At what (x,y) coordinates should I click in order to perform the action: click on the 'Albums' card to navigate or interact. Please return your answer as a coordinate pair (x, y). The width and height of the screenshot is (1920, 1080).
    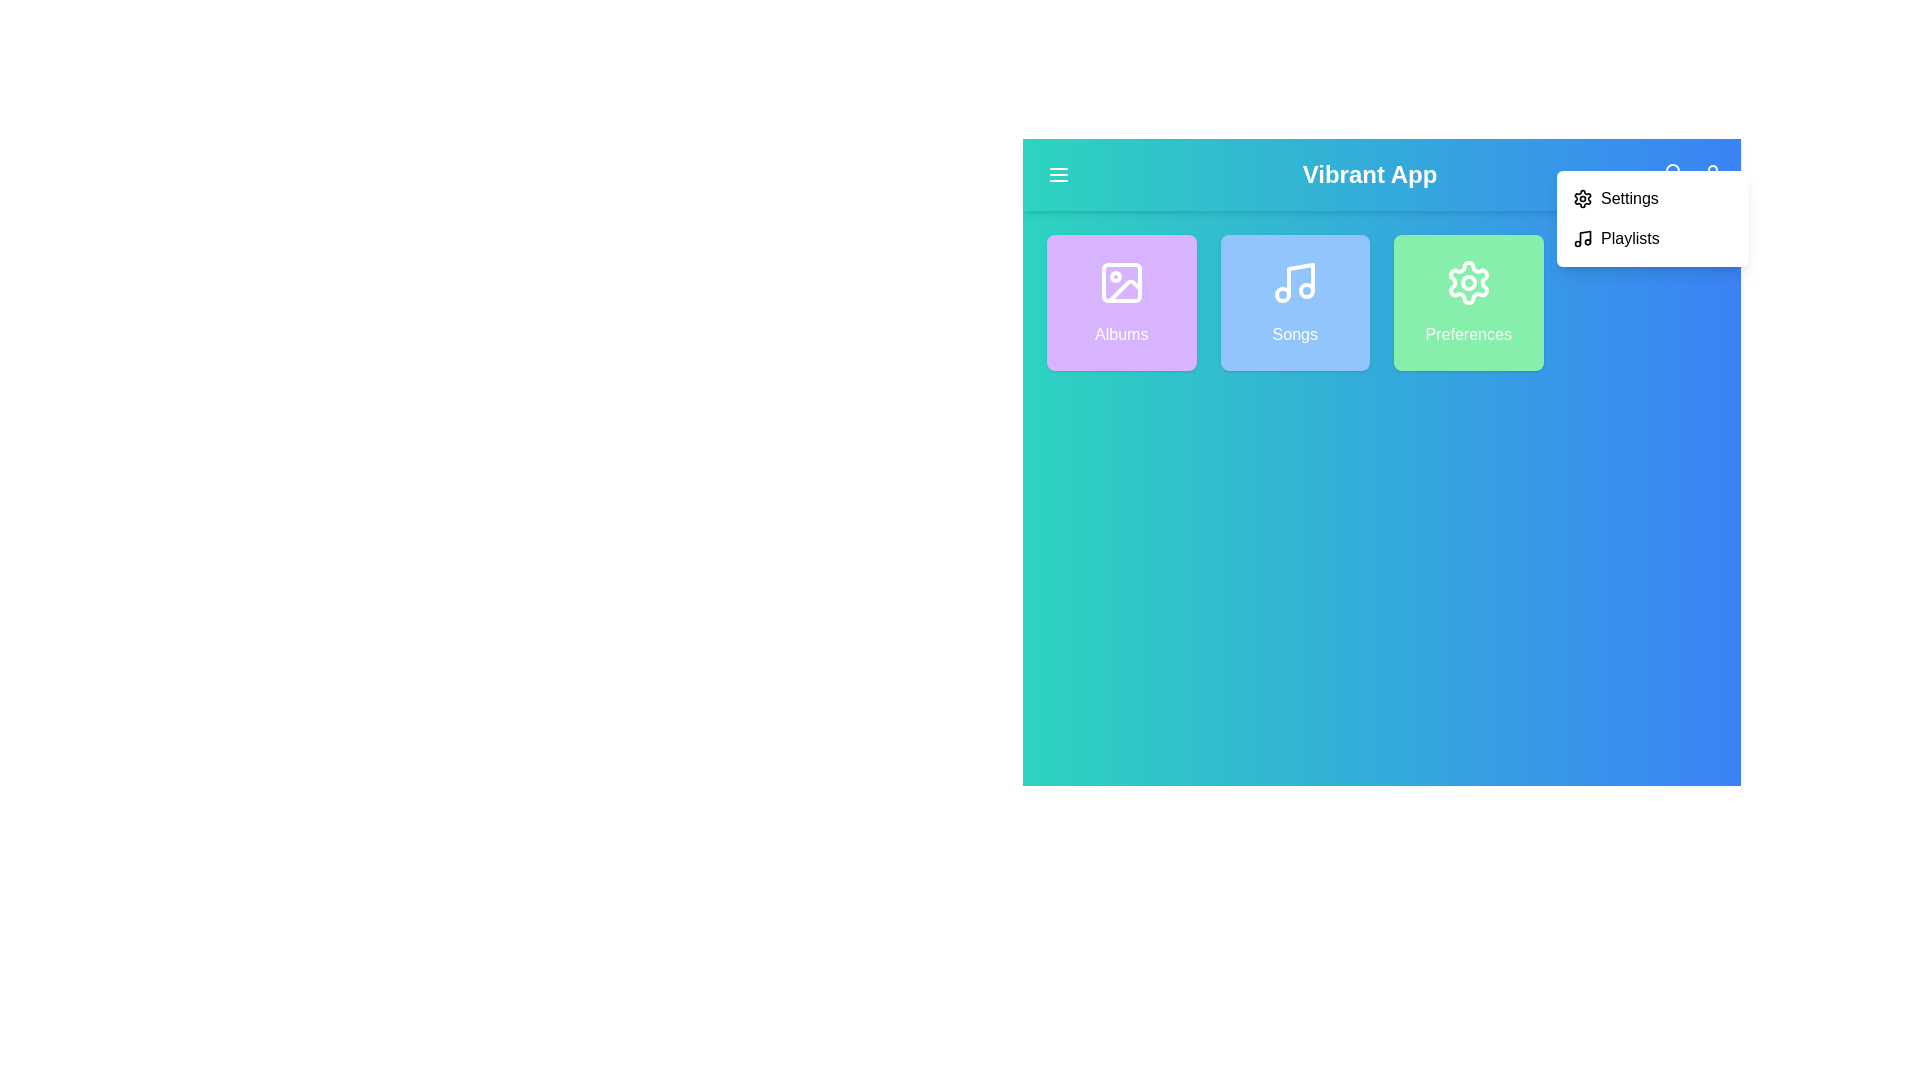
    Looking at the image, I should click on (1121, 303).